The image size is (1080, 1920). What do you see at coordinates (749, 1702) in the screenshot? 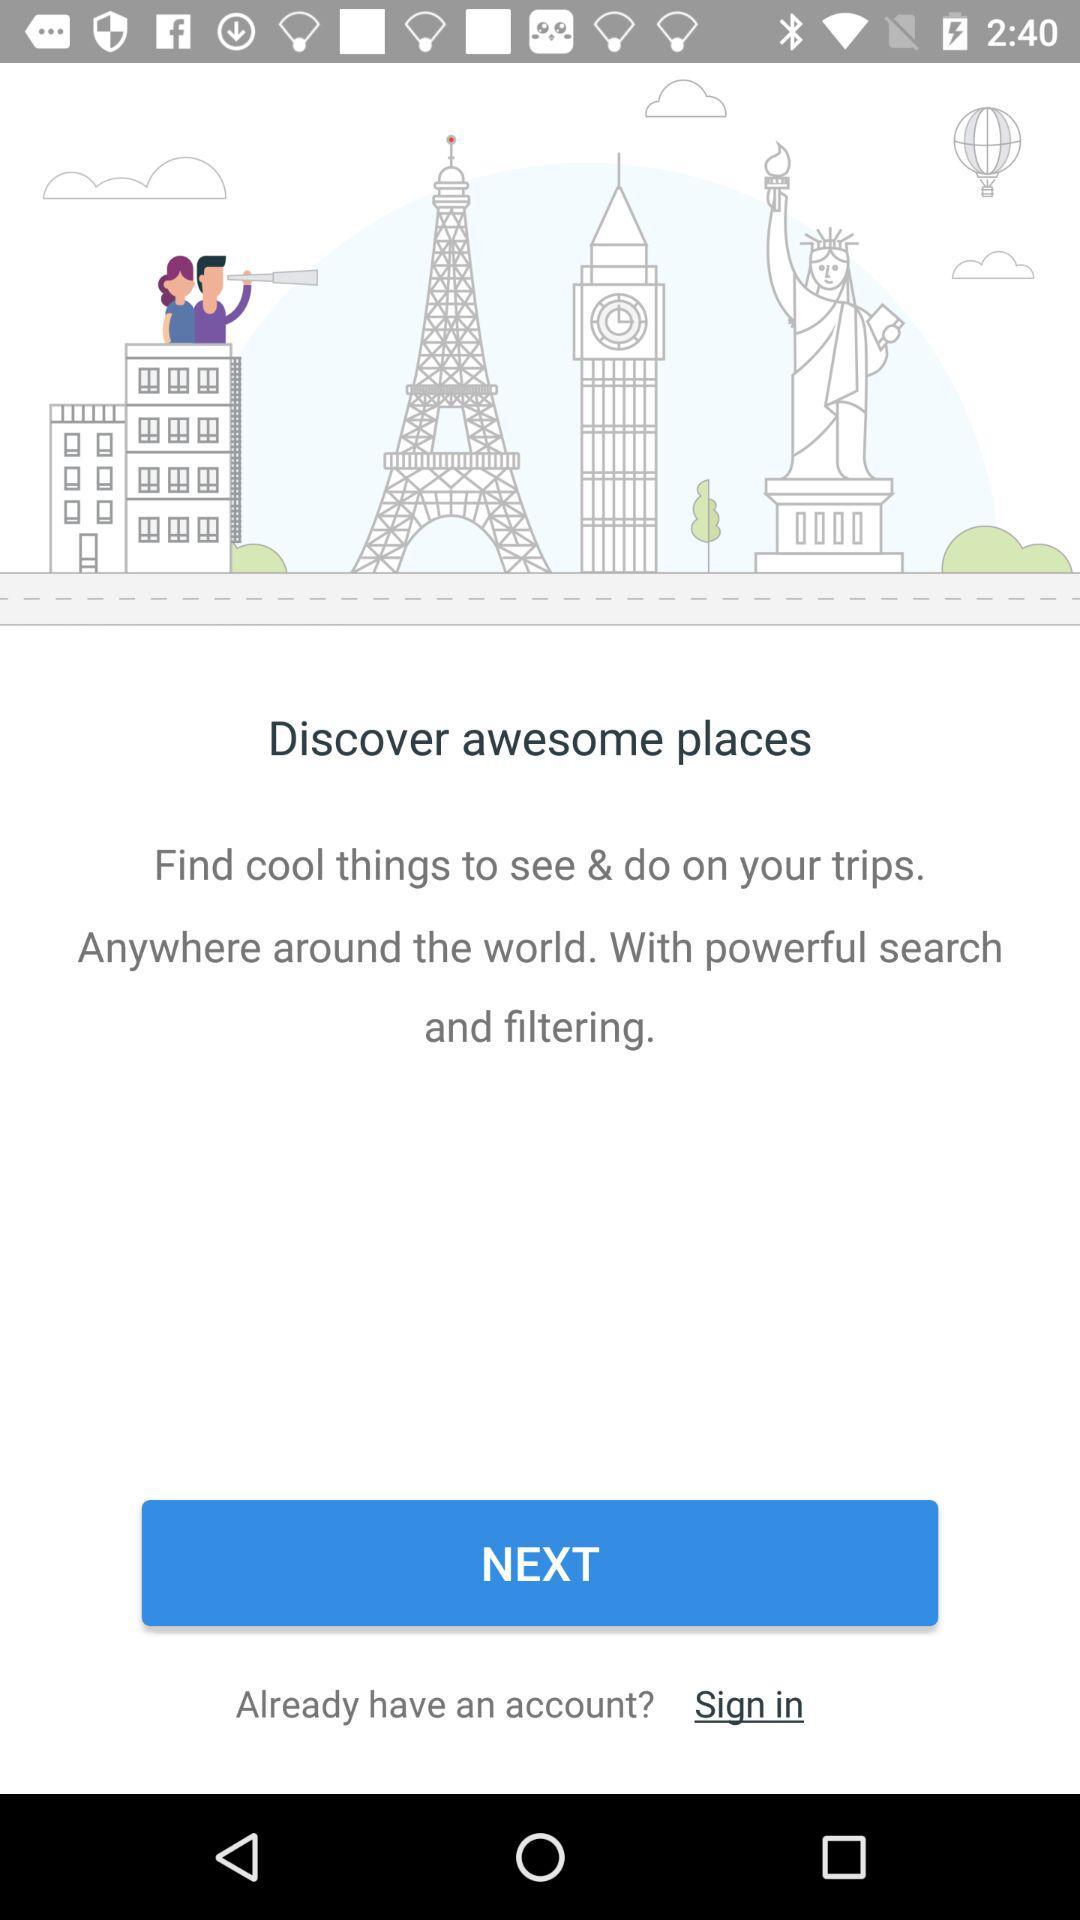
I see `sign in icon` at bounding box center [749, 1702].